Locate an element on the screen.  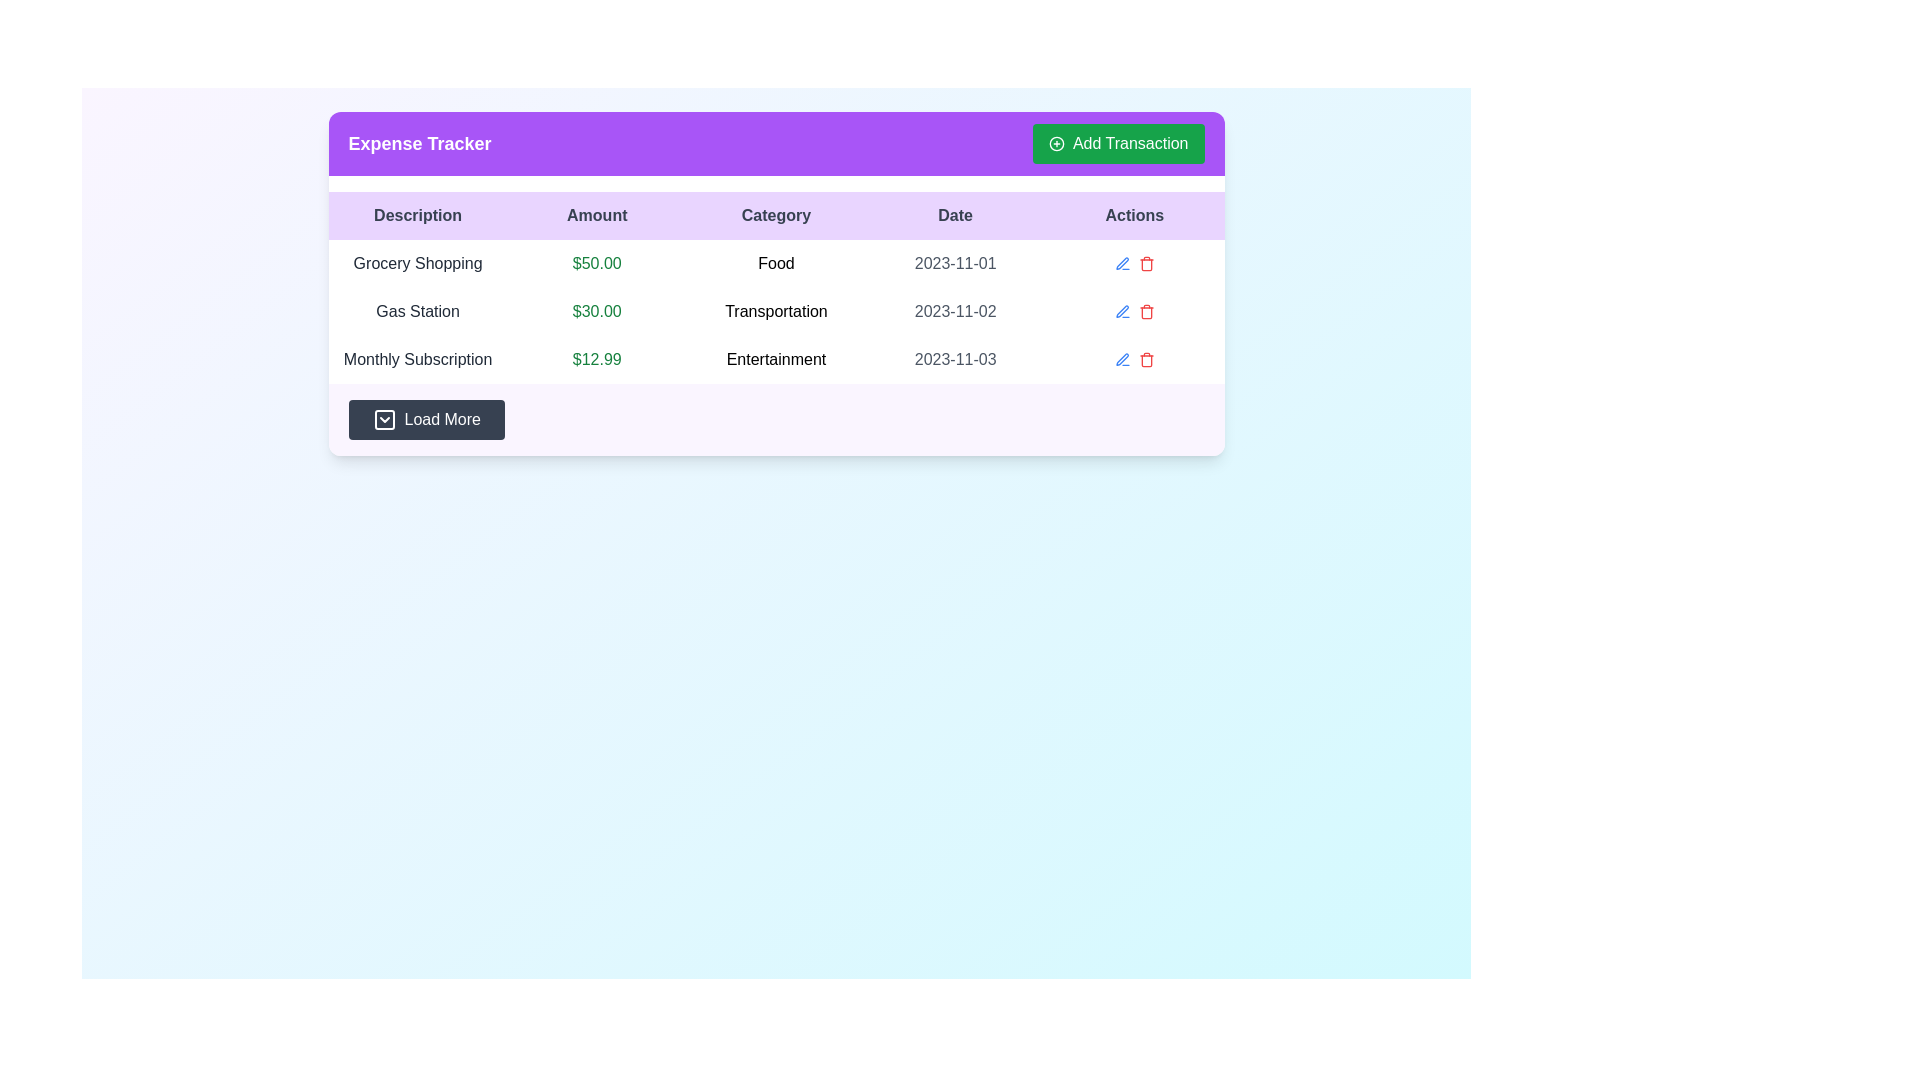
the second row in the expense table, located between 'Grocery Shopping' and 'Monthly Subscription', to view more details is located at coordinates (775, 312).